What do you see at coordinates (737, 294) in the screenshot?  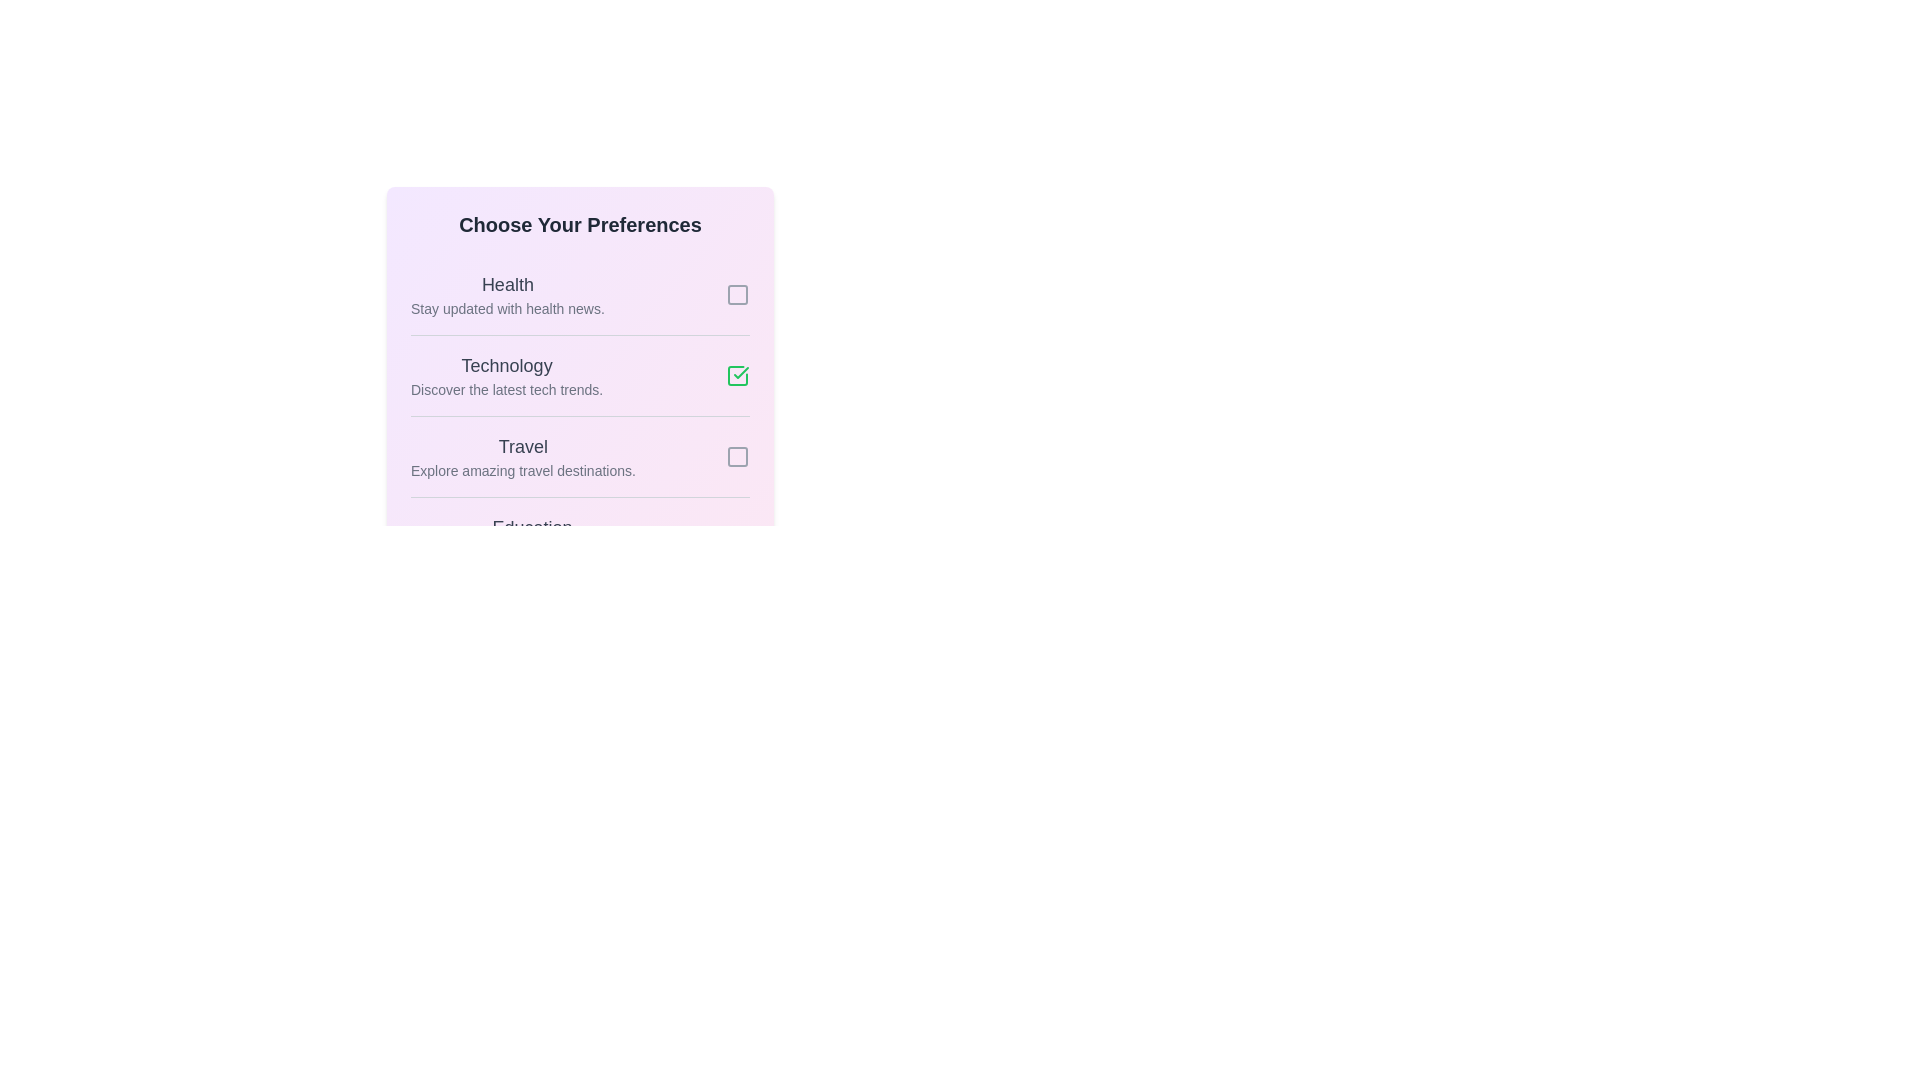 I see `the preference item identified by Health` at bounding box center [737, 294].